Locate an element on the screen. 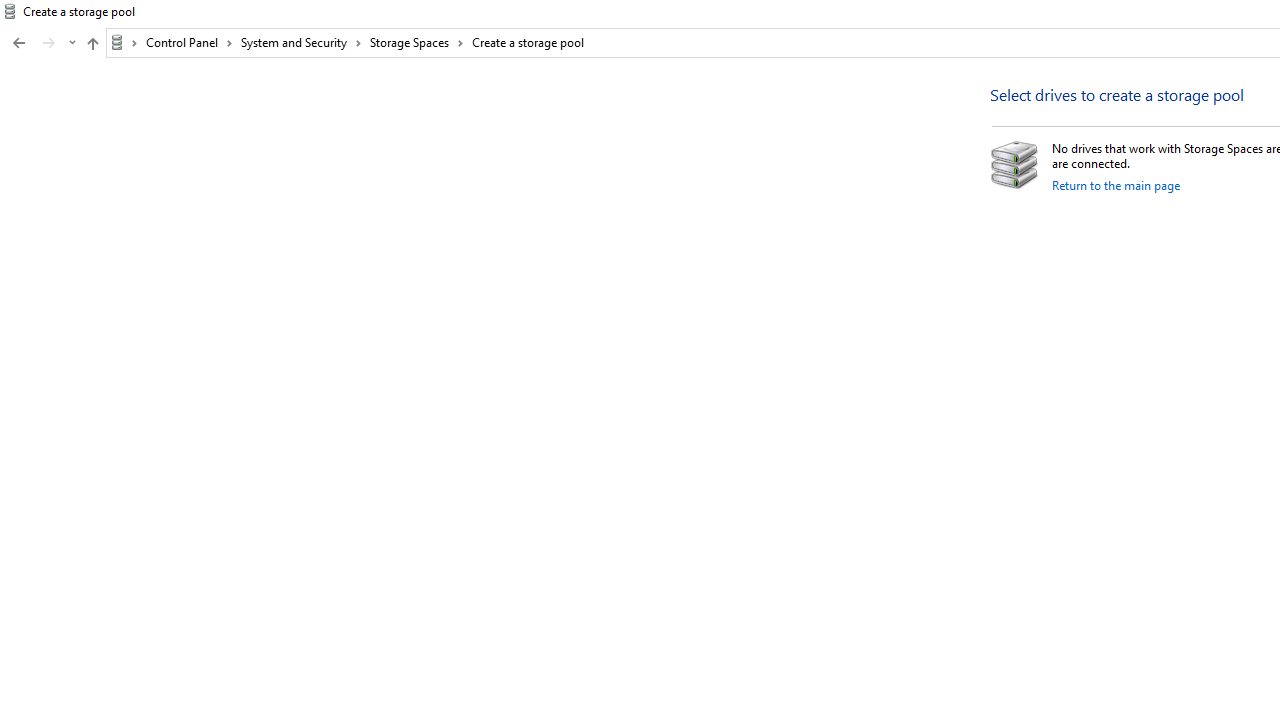  'Control Panel' is located at coordinates (189, 42).